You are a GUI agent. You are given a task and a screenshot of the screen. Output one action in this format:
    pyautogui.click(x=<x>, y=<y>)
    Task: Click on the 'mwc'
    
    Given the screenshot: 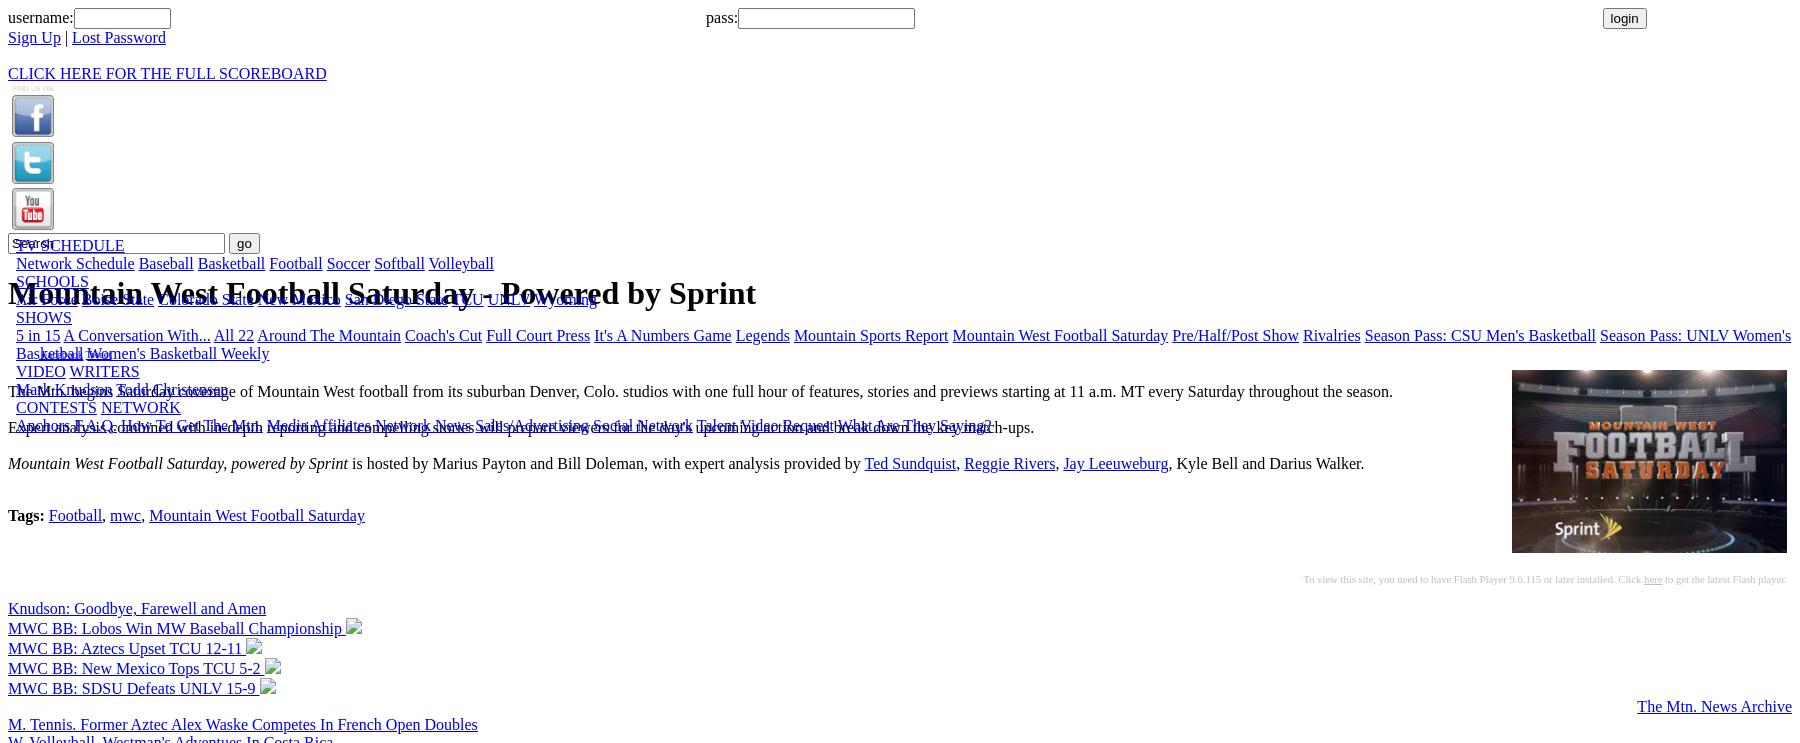 What is the action you would take?
    pyautogui.click(x=125, y=513)
    